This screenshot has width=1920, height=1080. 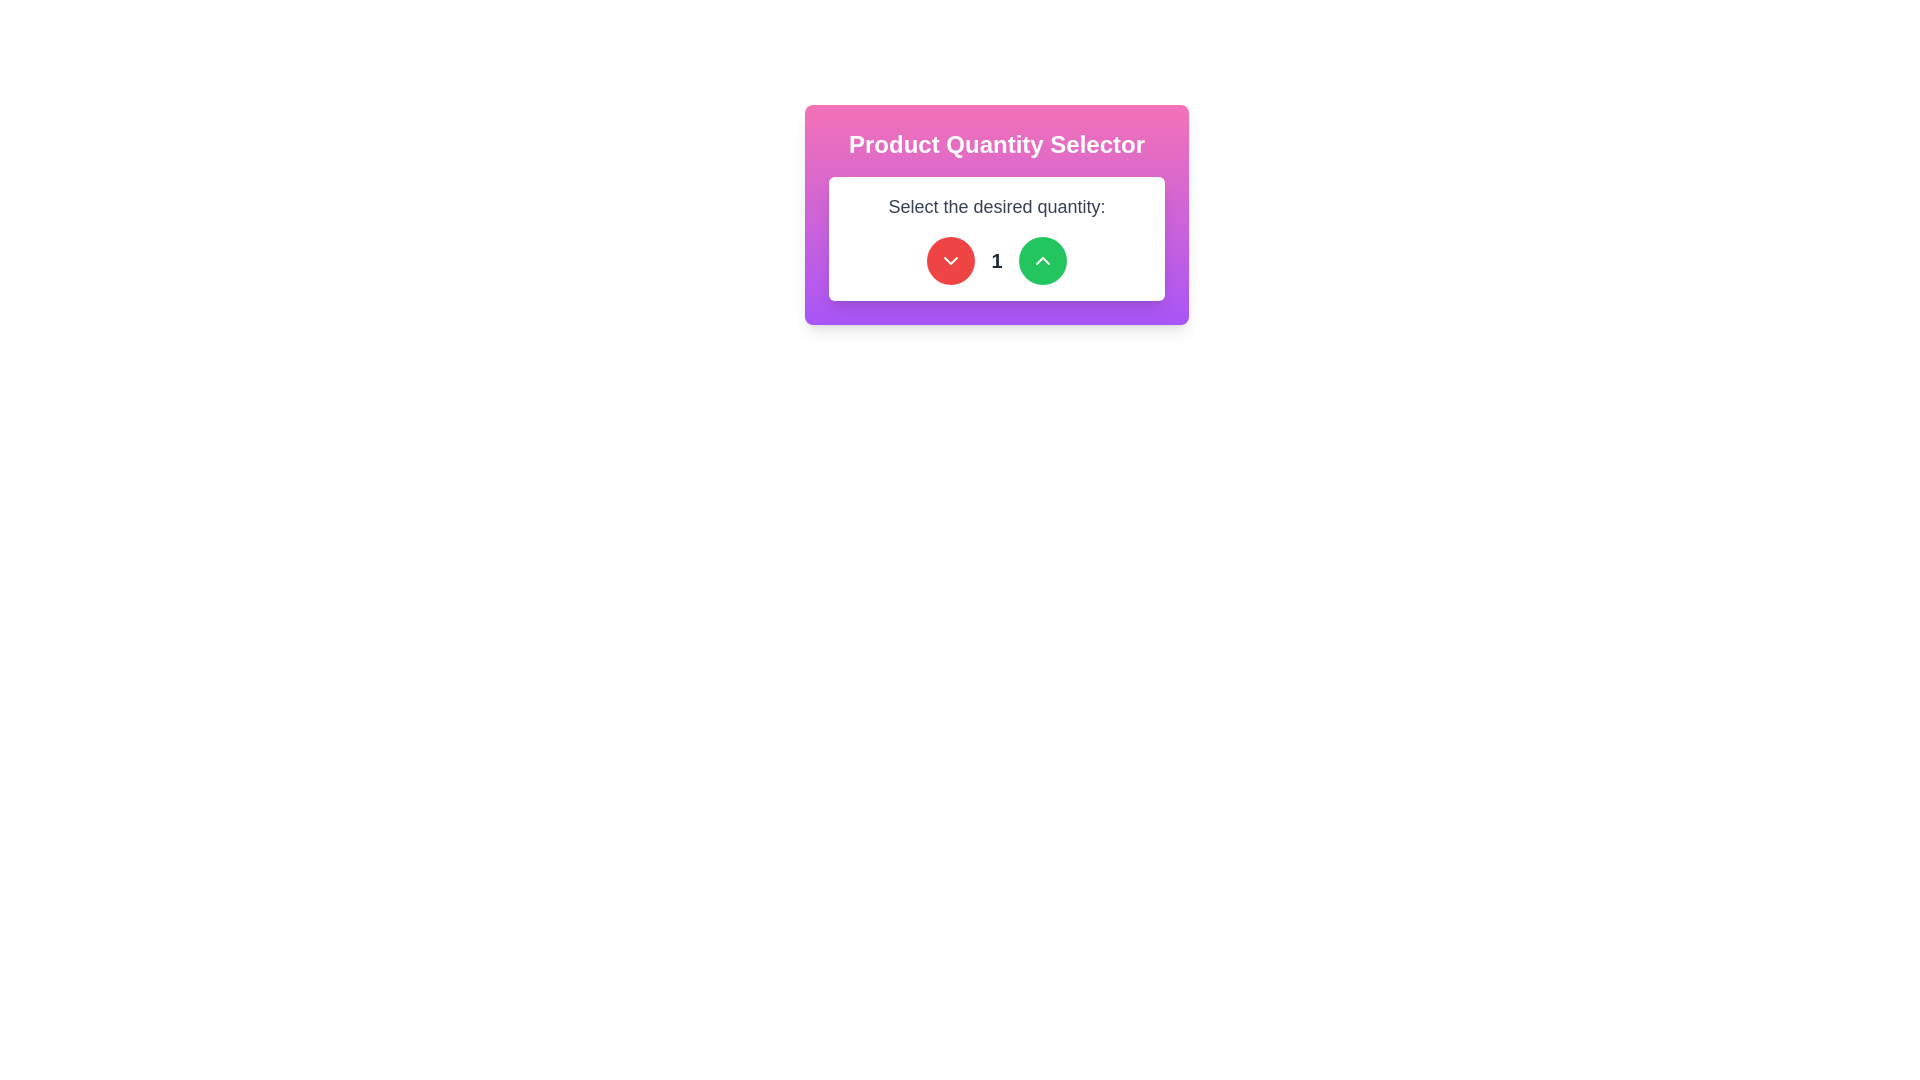 What do you see at coordinates (950, 260) in the screenshot?
I see `the circular red button with a white chevron-down icon to observe the hover effect` at bounding box center [950, 260].